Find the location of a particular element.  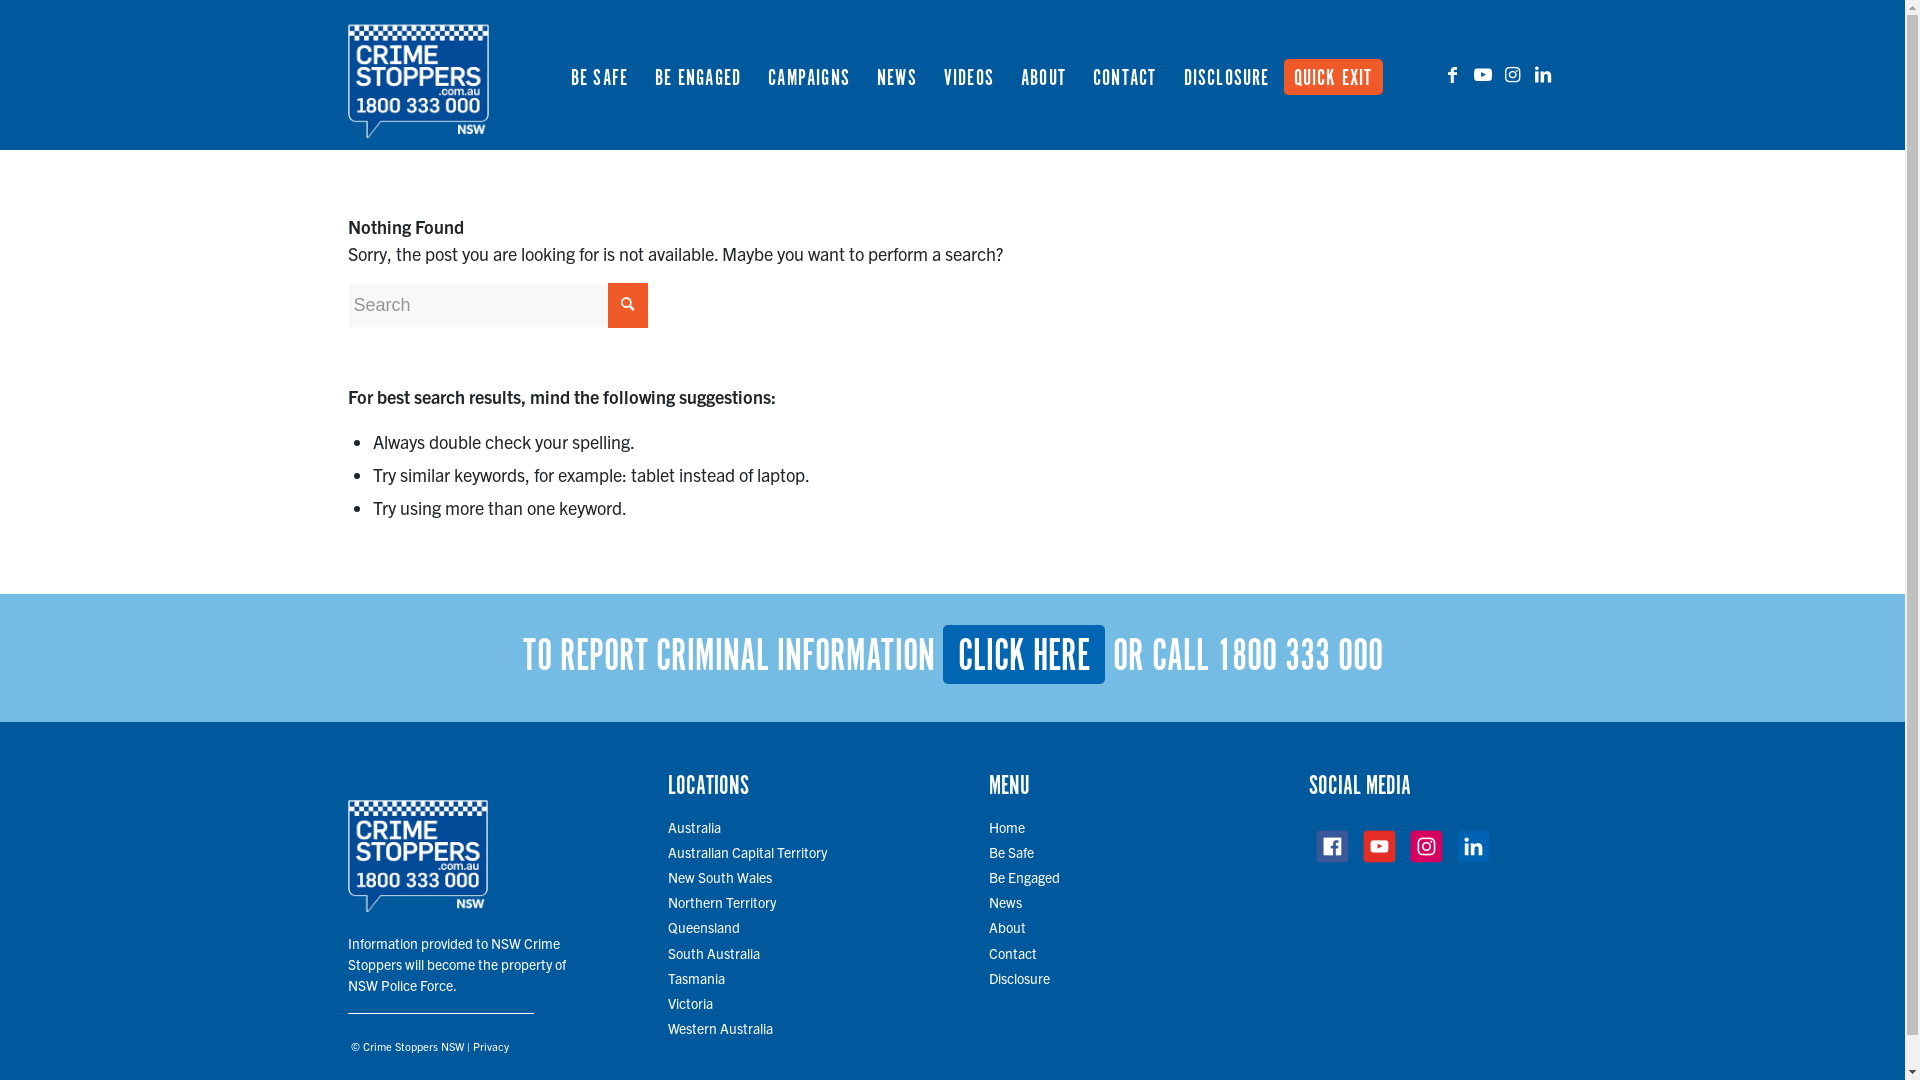

'CLICK HERE' is located at coordinates (1022, 654).